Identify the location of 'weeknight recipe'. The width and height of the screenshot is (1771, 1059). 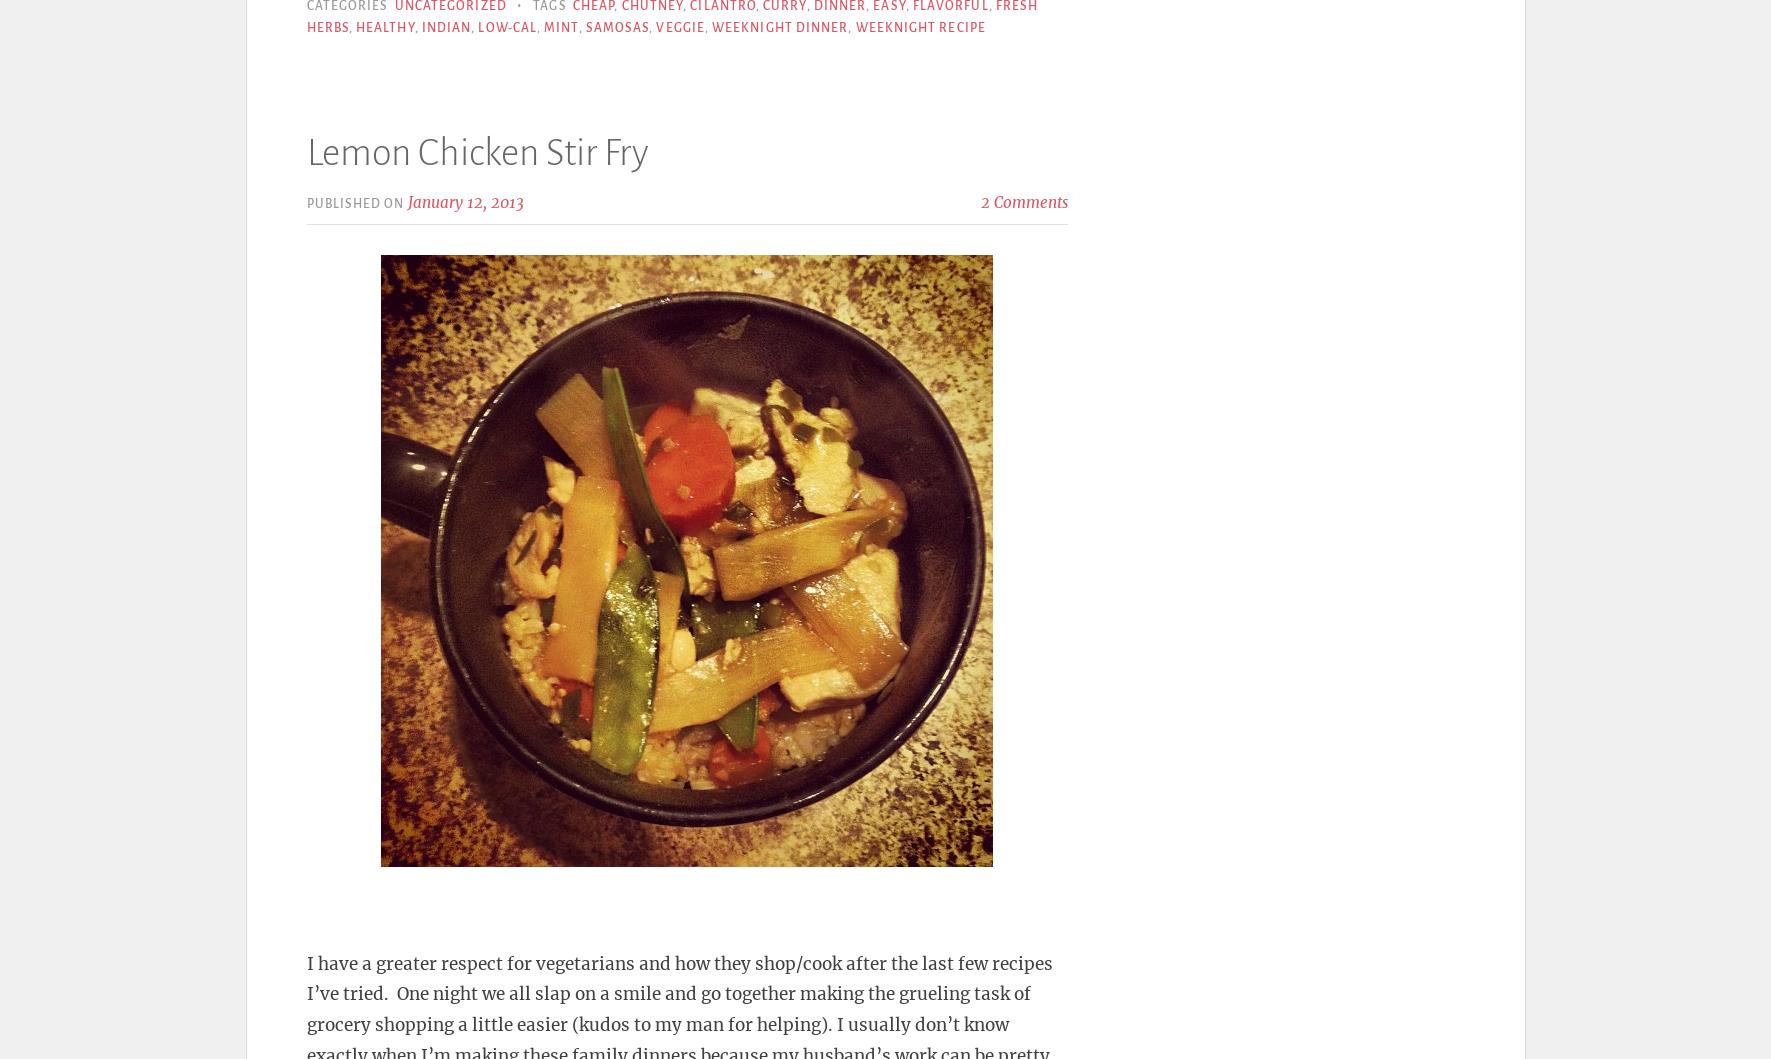
(920, 27).